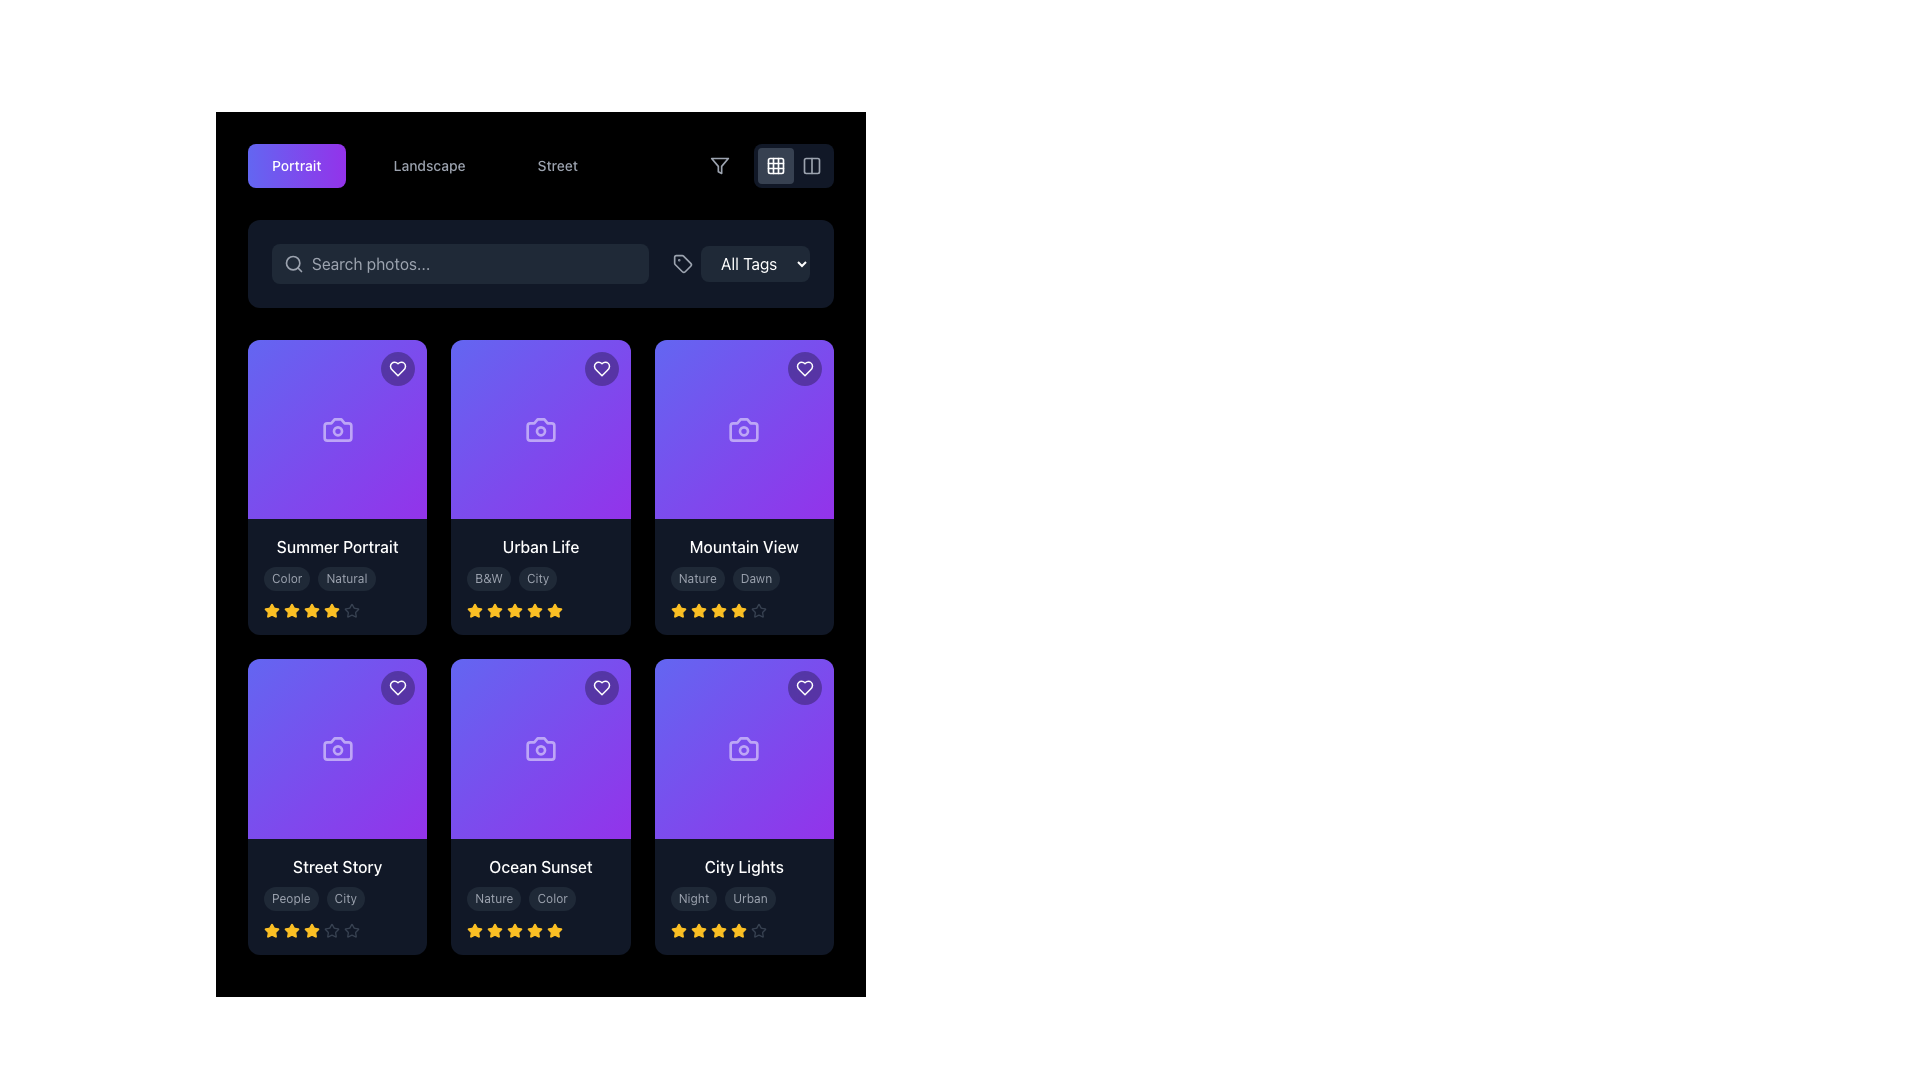  What do you see at coordinates (495, 610) in the screenshot?
I see `the third star icon in the rating system of the 'Urban Life' card located in the second column of the first row` at bounding box center [495, 610].